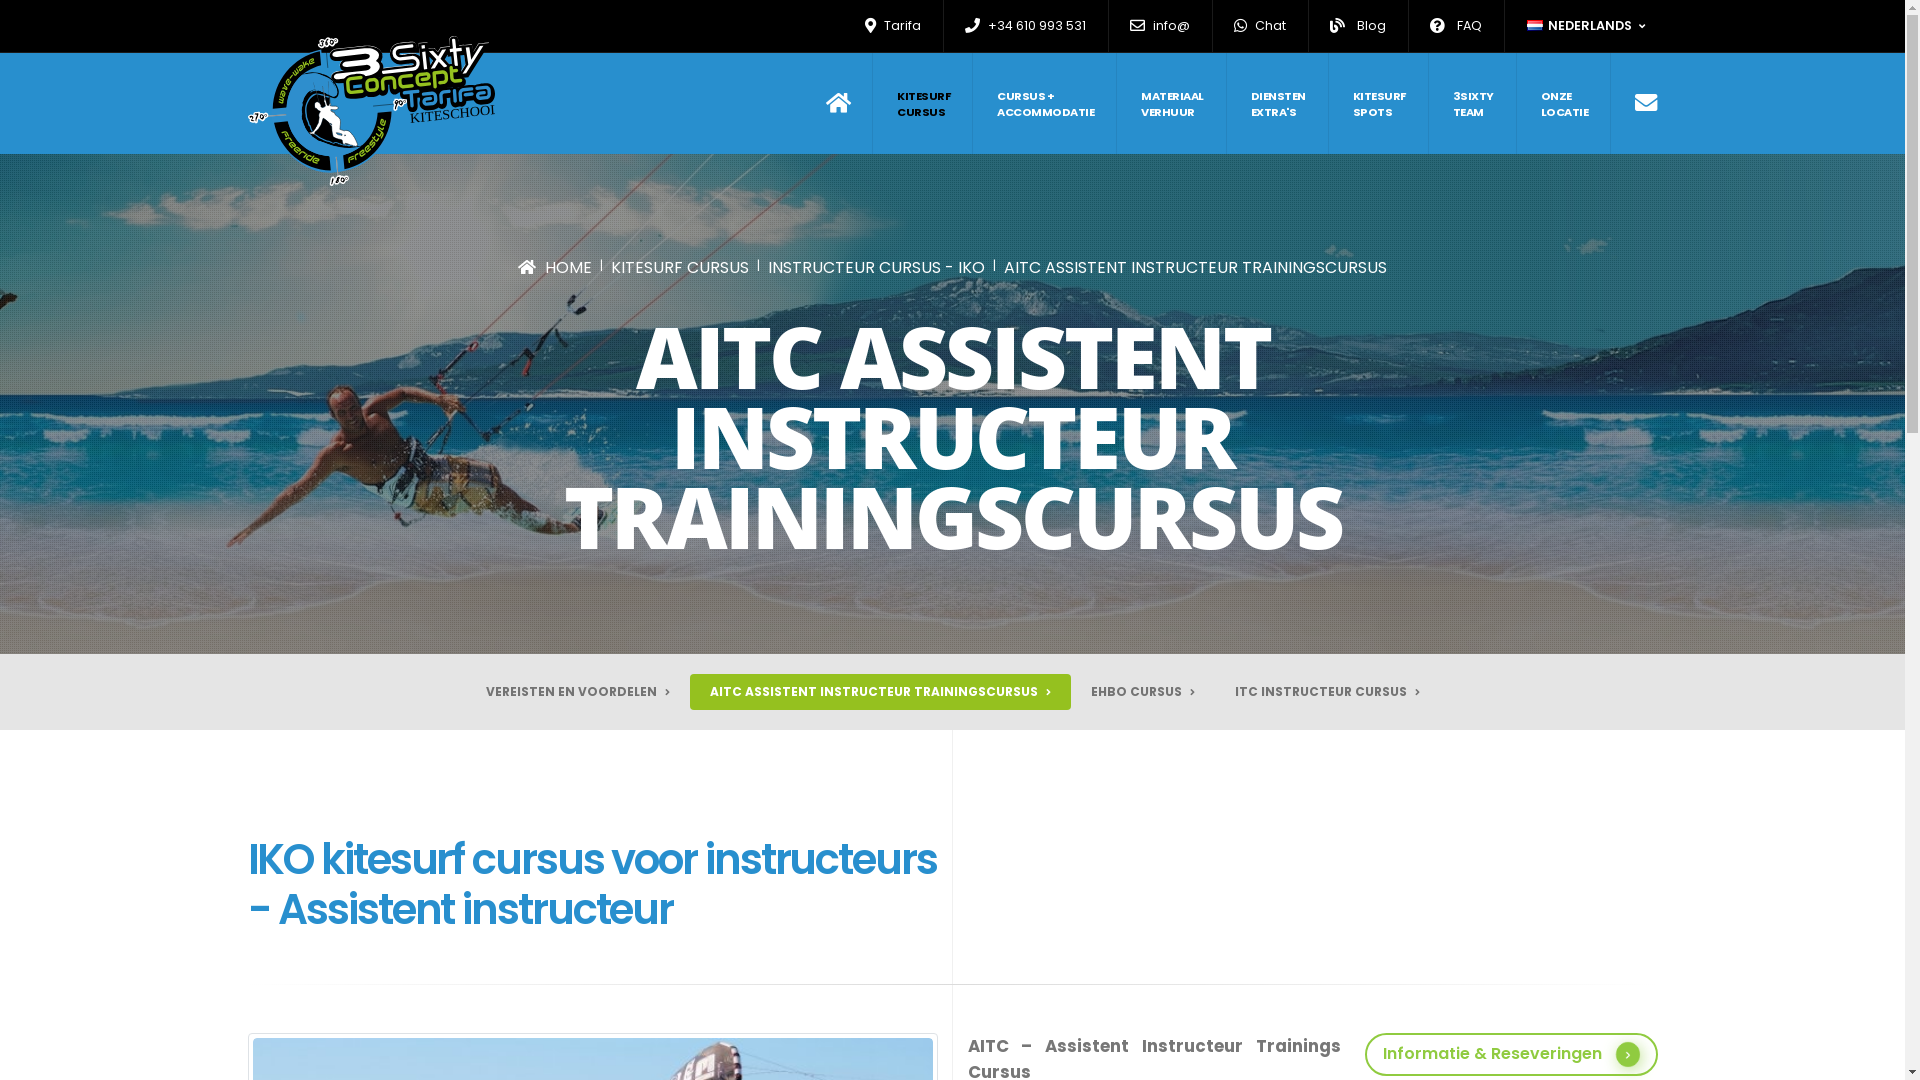 This screenshot has width=1920, height=1080. What do you see at coordinates (1172, 103) in the screenshot?
I see `'MATERIAAL VERHUUR'` at bounding box center [1172, 103].